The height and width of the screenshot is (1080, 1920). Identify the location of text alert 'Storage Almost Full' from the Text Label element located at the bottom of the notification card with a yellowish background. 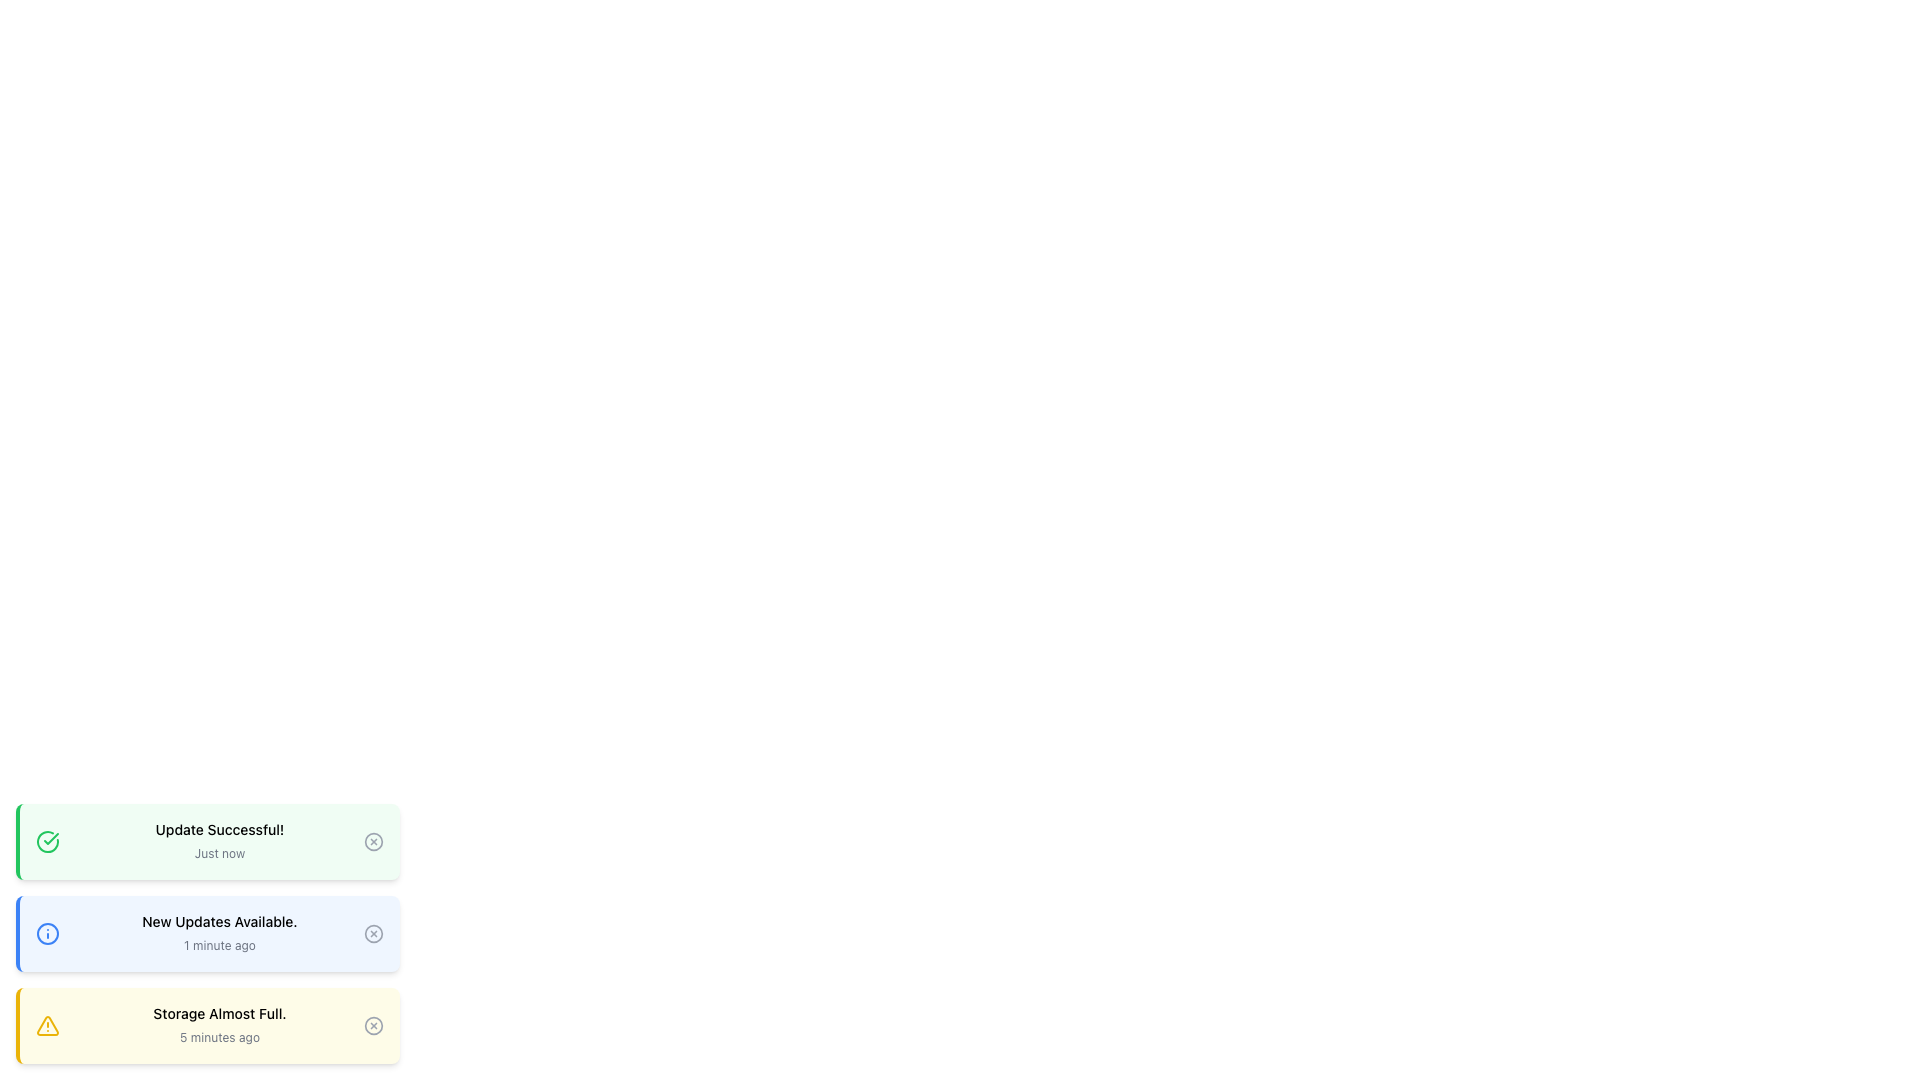
(220, 1014).